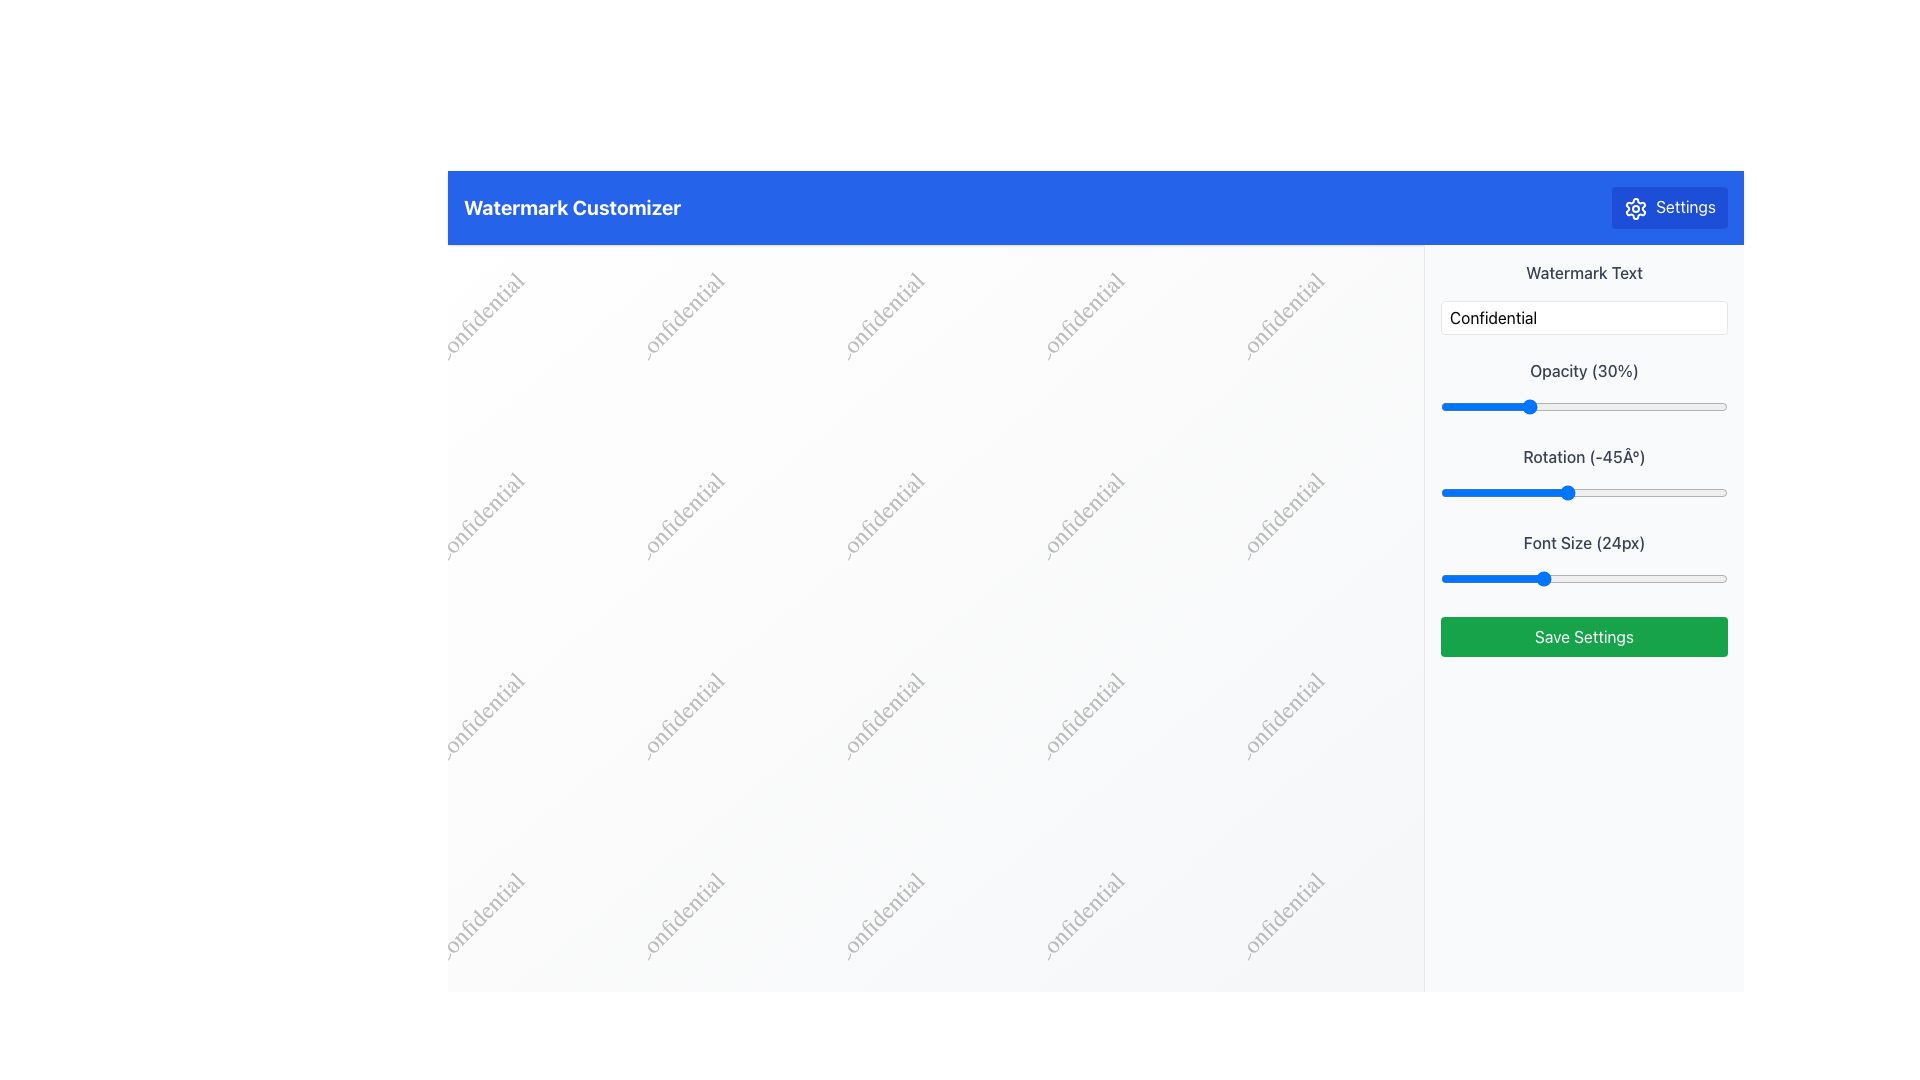  Describe the element at coordinates (1510, 492) in the screenshot. I see `rotation` at that location.